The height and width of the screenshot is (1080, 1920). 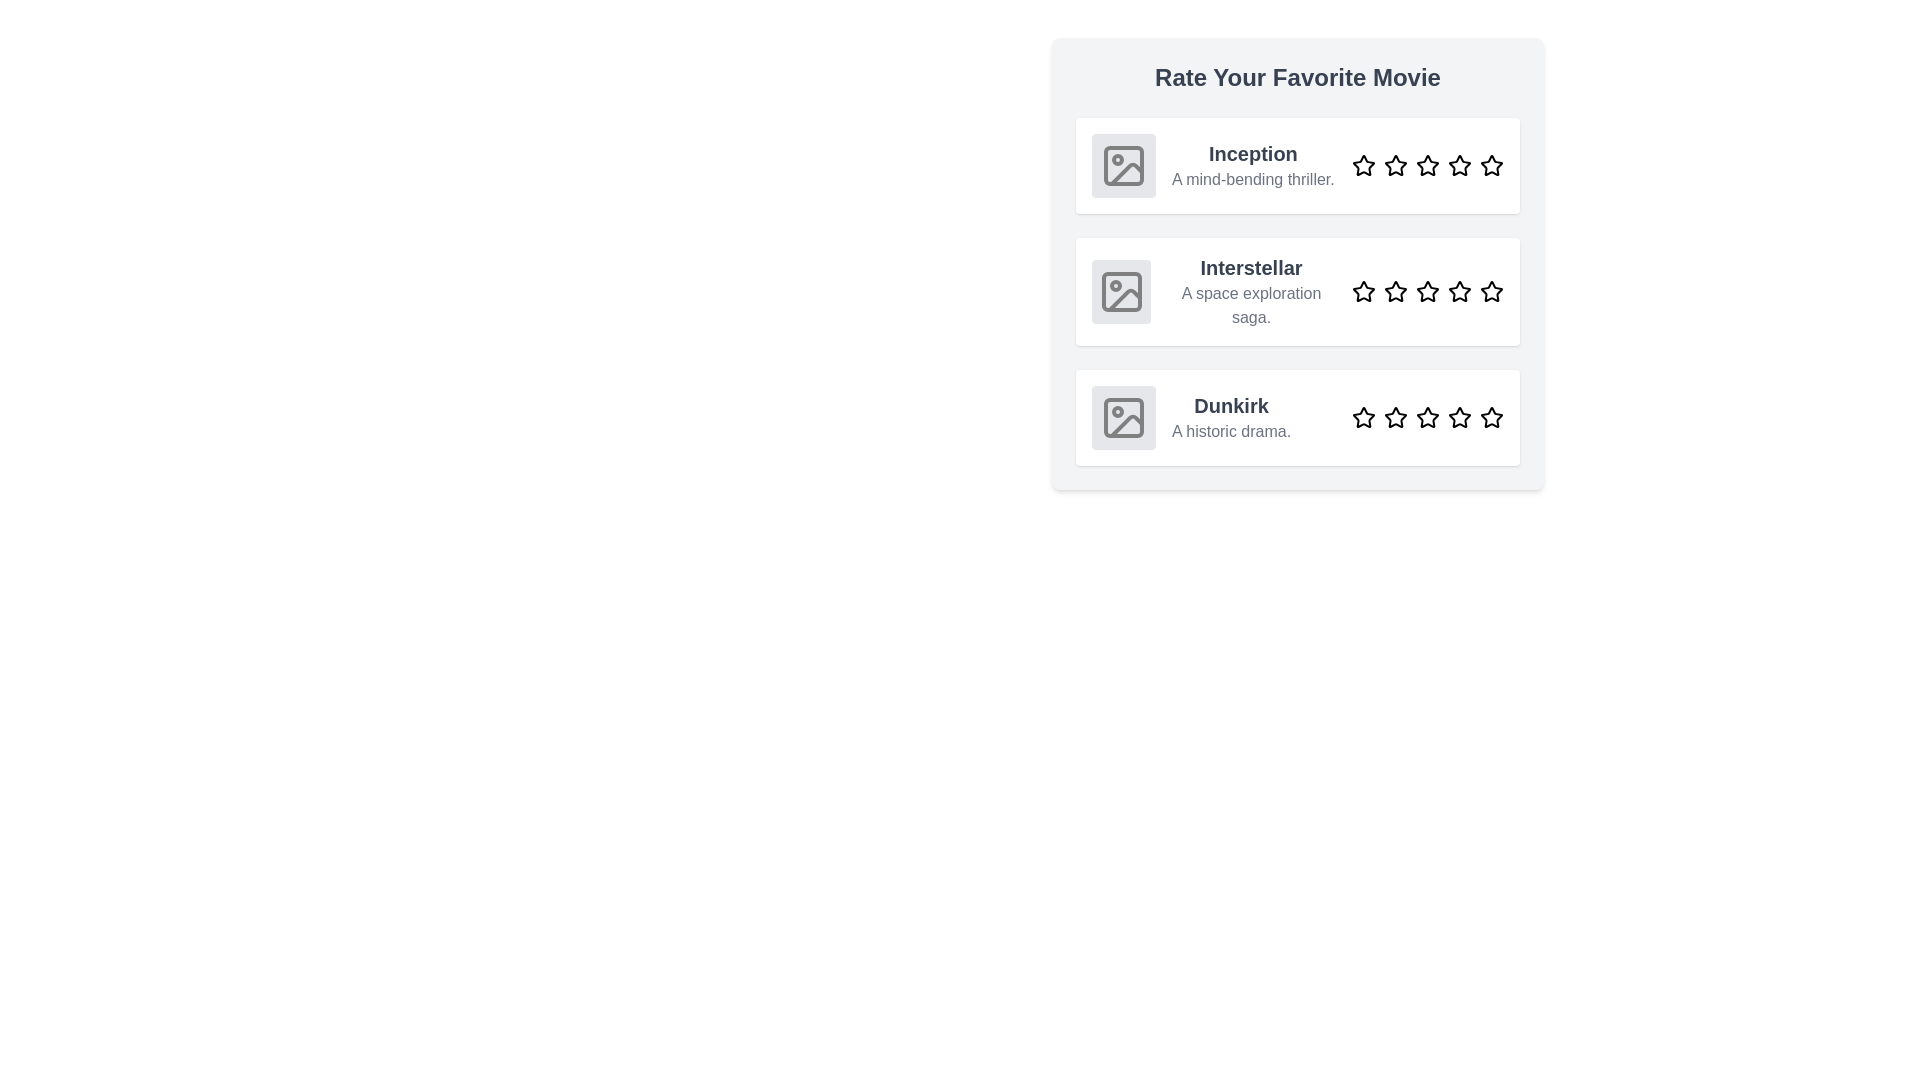 I want to click on the Text label that displays the title and description of a movie, which is located in the second row of movie ratings, directly below 'Inception' and above 'Dunkirk', so click(x=1250, y=292).